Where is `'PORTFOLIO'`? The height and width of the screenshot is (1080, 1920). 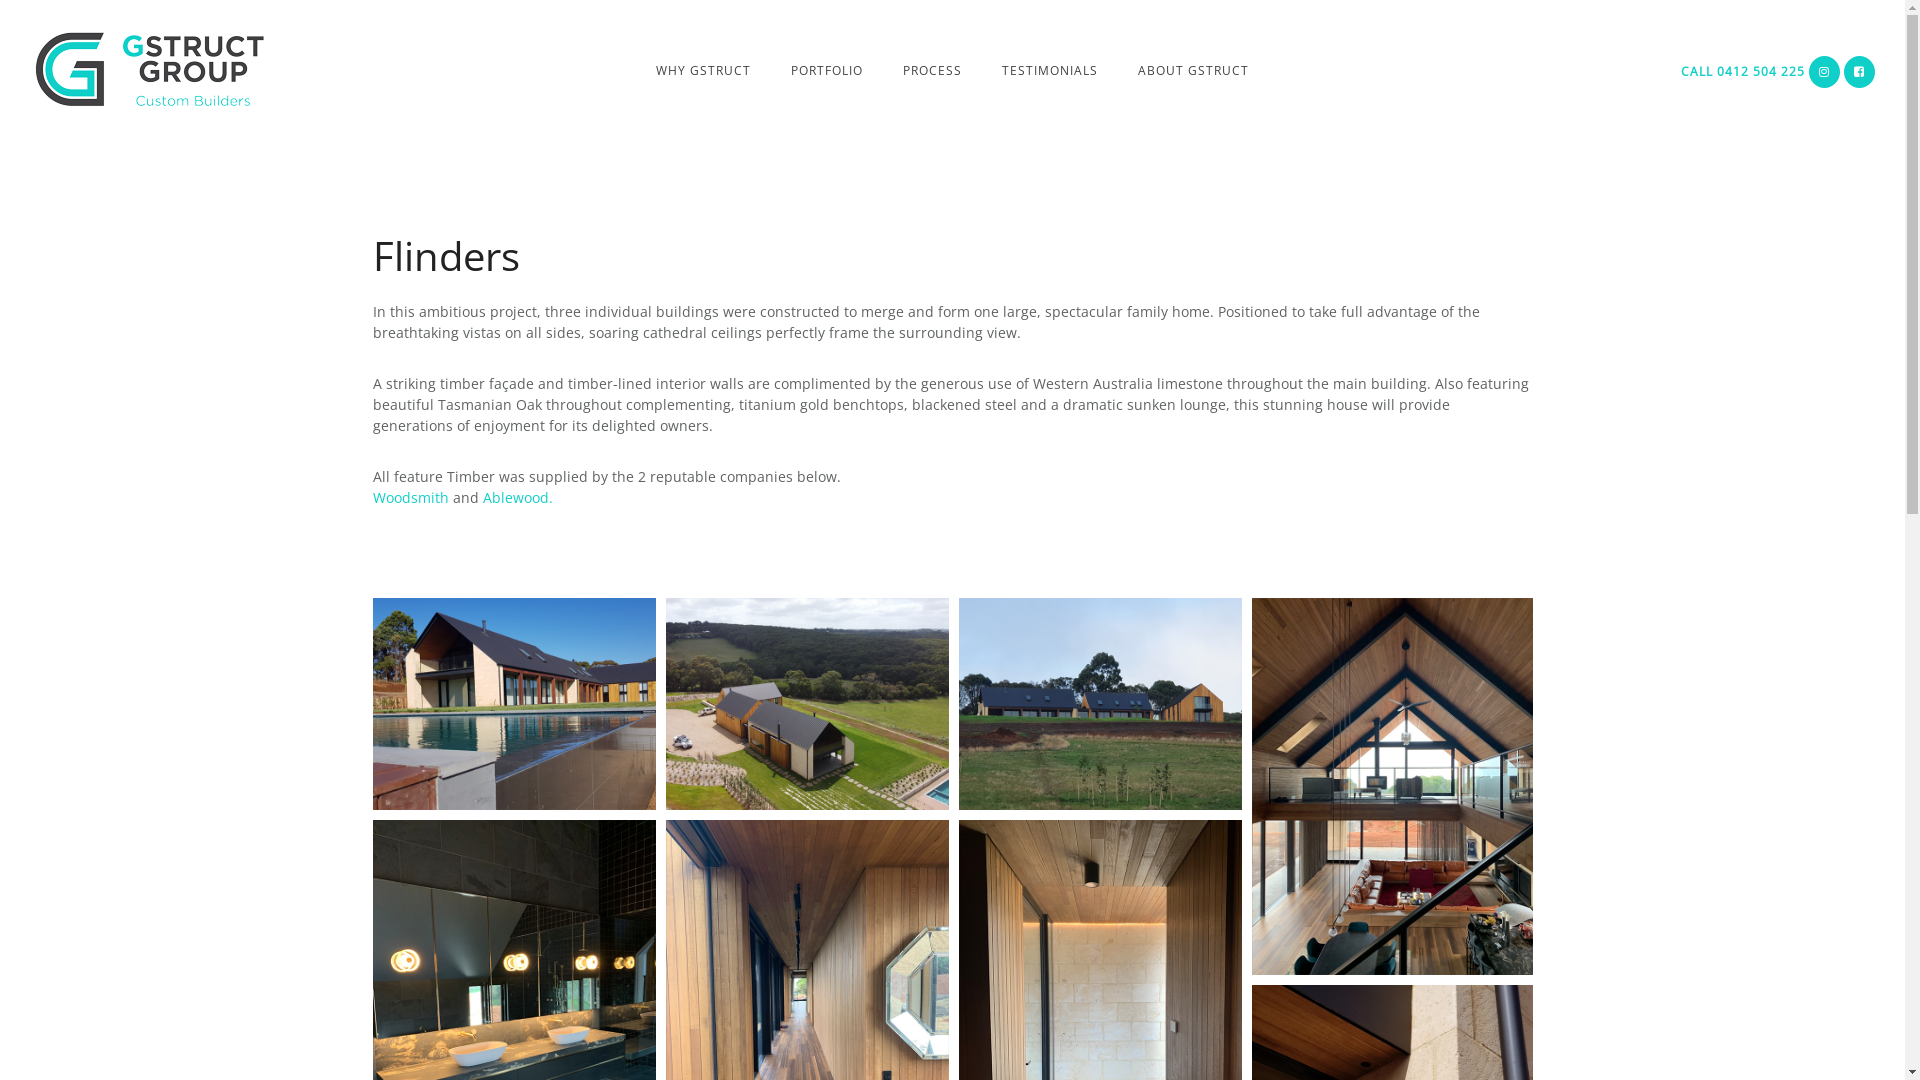
'PORTFOLIO' is located at coordinates (826, 69).